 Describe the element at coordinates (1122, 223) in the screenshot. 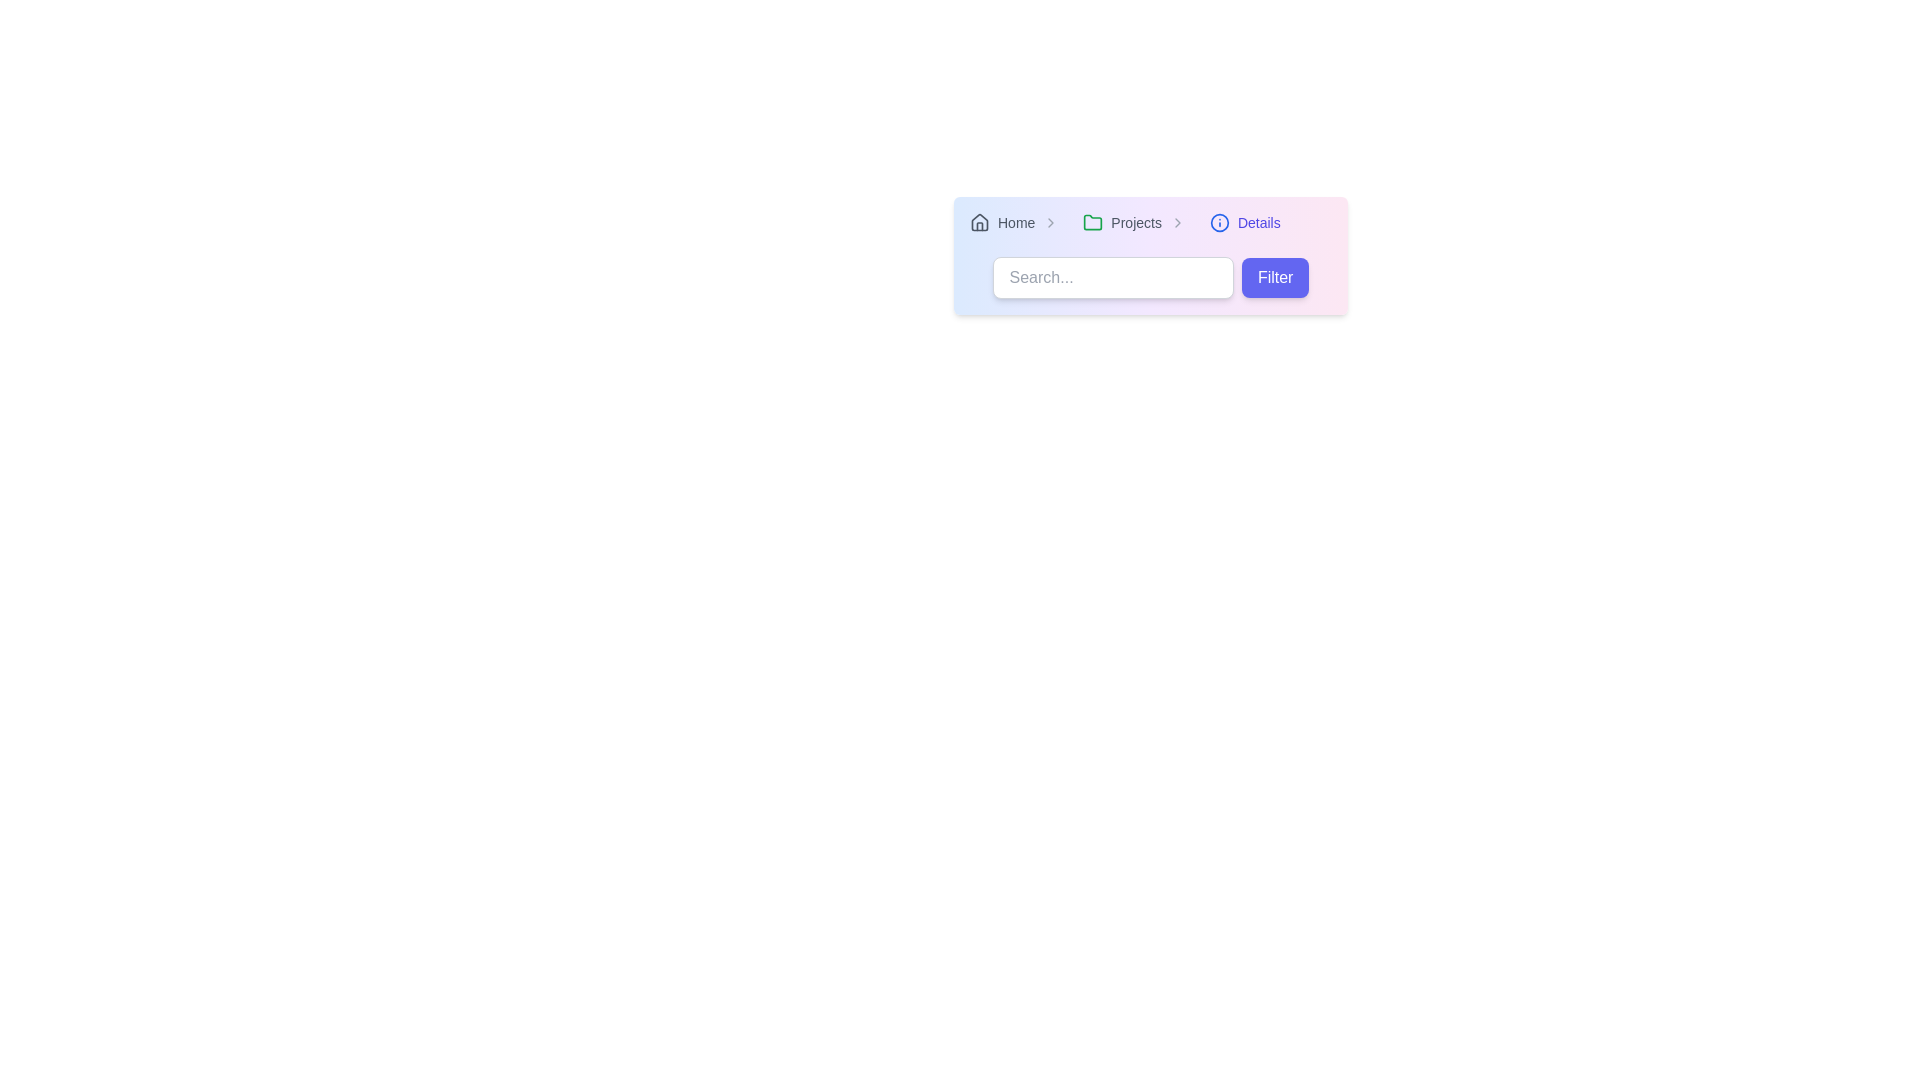

I see `the 'Projects' breadcrumb hyperlink in the breadcrumb navigation bar, which is labeled 'Projects' and has a green folder icon to its left` at that location.